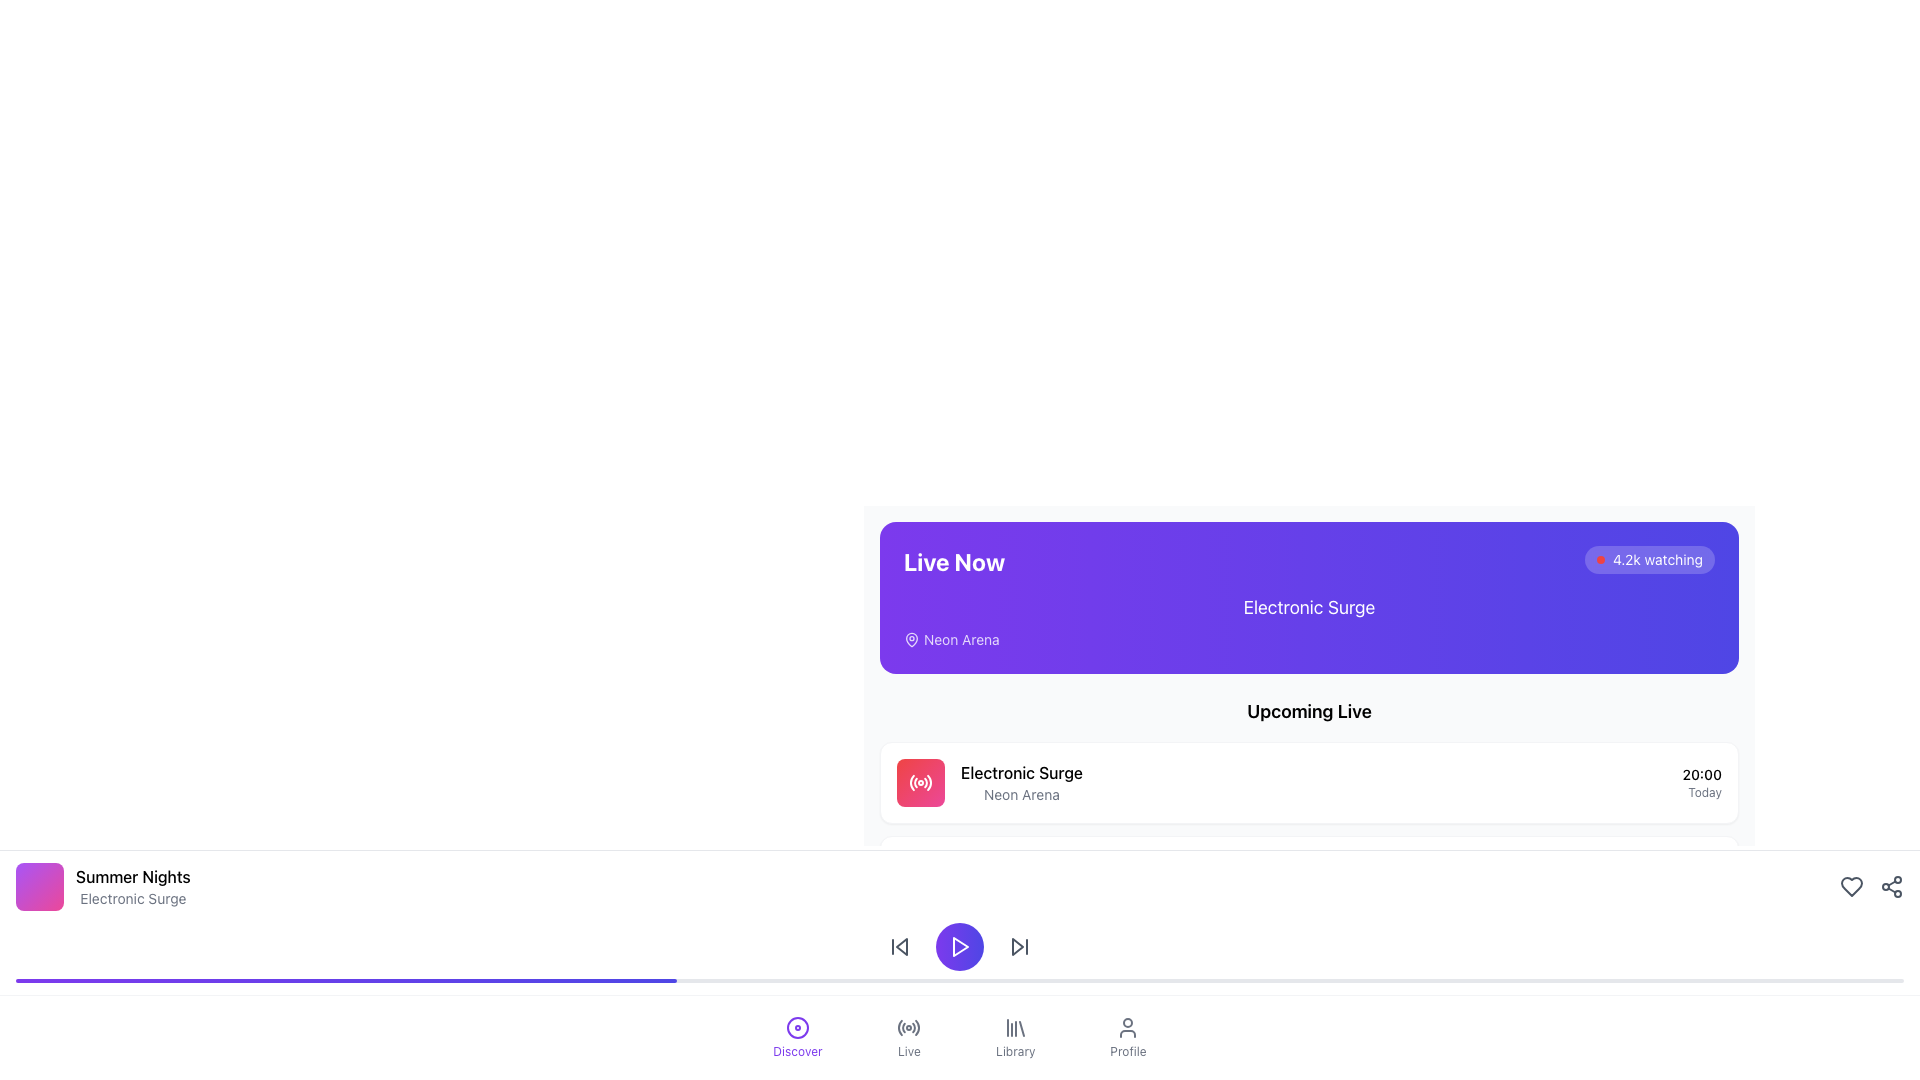  Describe the element at coordinates (1309, 663) in the screenshot. I see `the links within the live event details of the large rectangular informational card with a vibrant violet gradient background and white text, displaying 'Live Now' and 'Electronic Surge'` at that location.